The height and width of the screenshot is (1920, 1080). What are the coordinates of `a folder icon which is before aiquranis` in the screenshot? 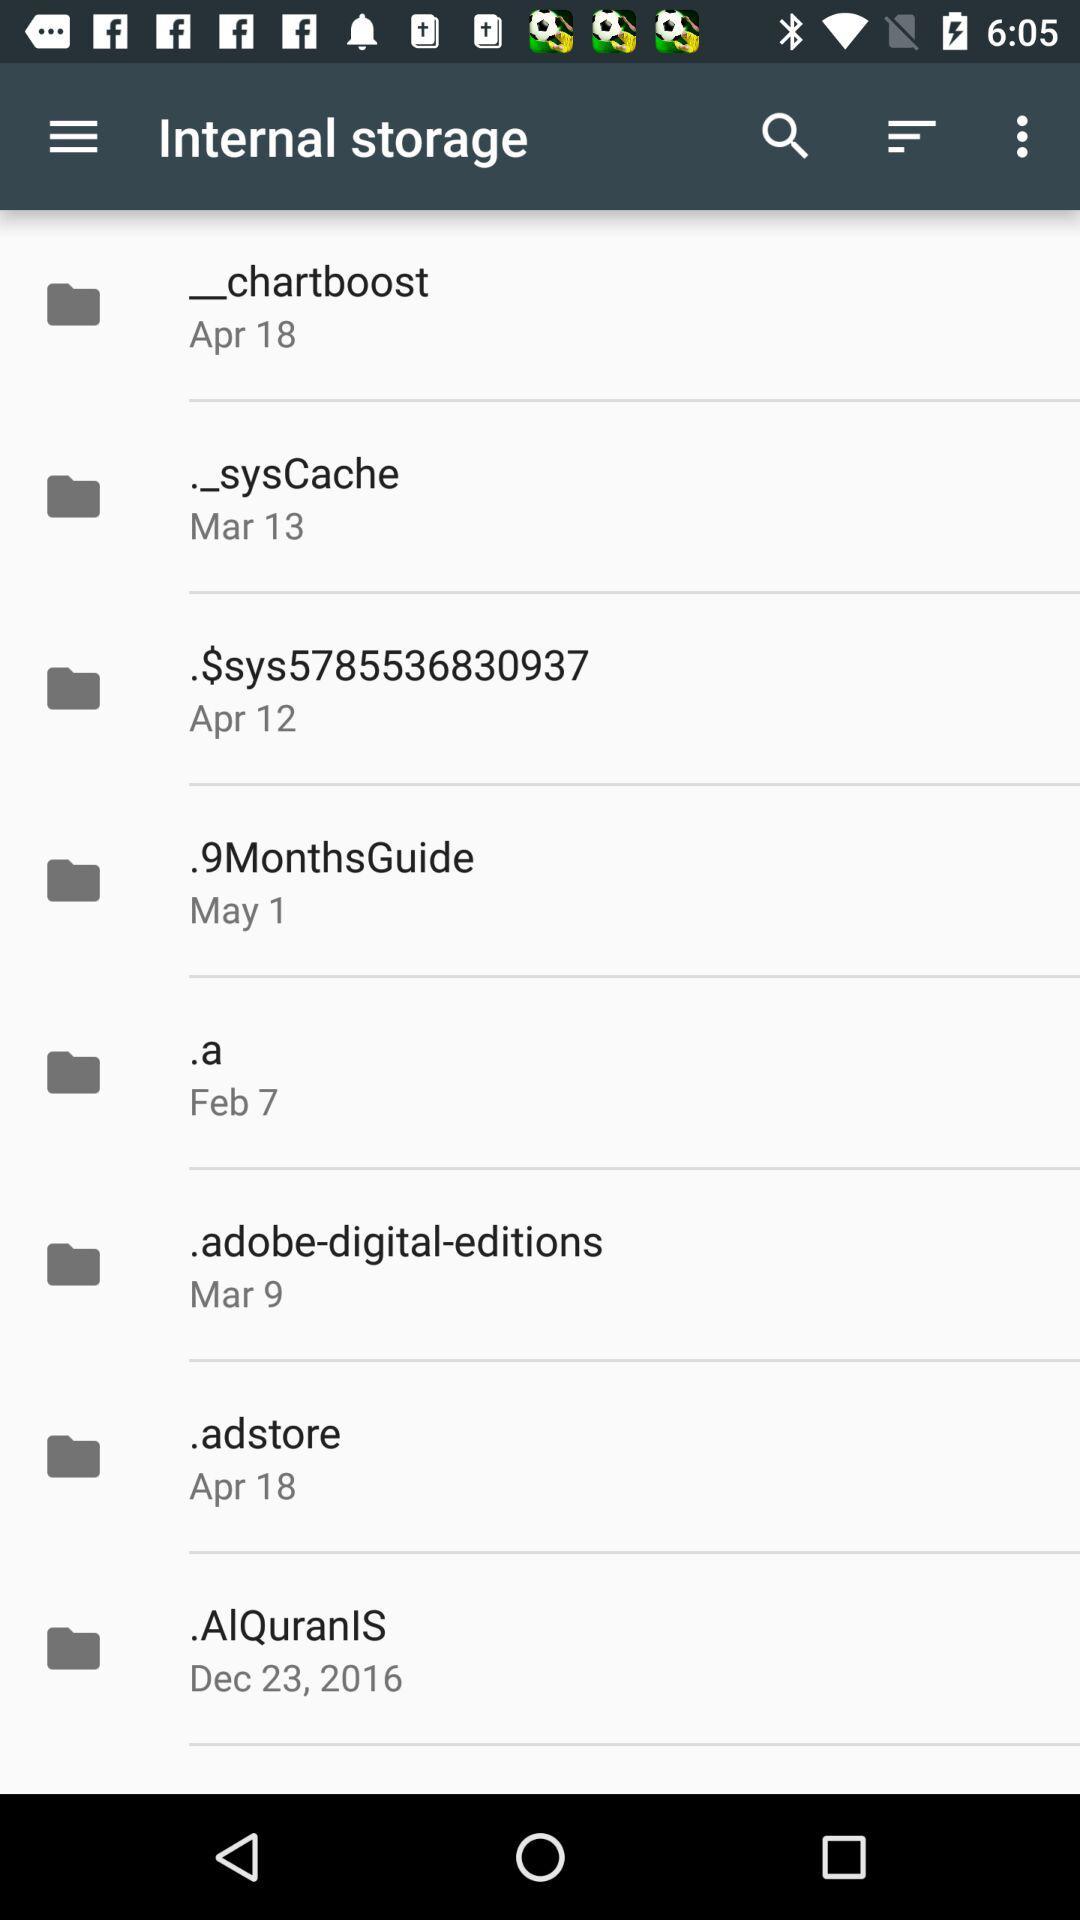 It's located at (94, 1648).